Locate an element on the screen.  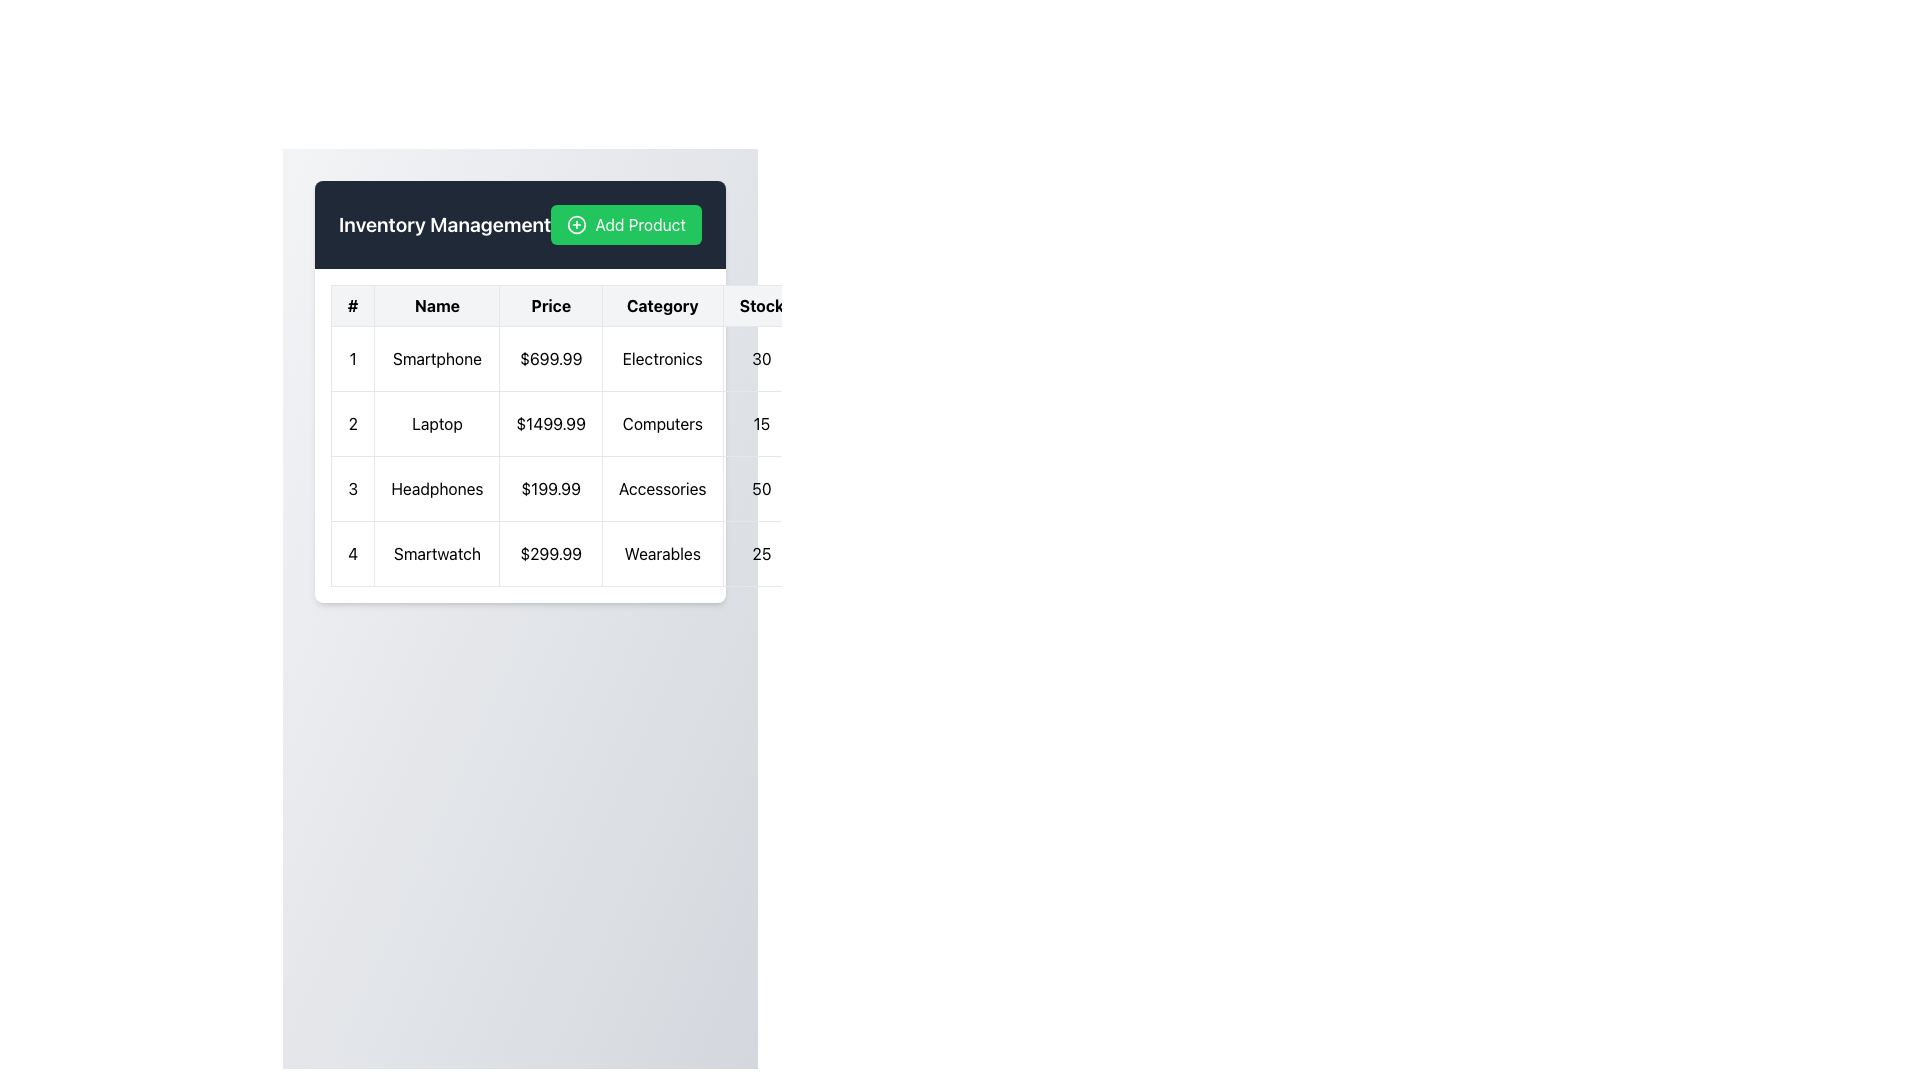
the 'Price' column header in the table, which is the third column header located between 'Name' and 'Category' is located at coordinates (551, 305).